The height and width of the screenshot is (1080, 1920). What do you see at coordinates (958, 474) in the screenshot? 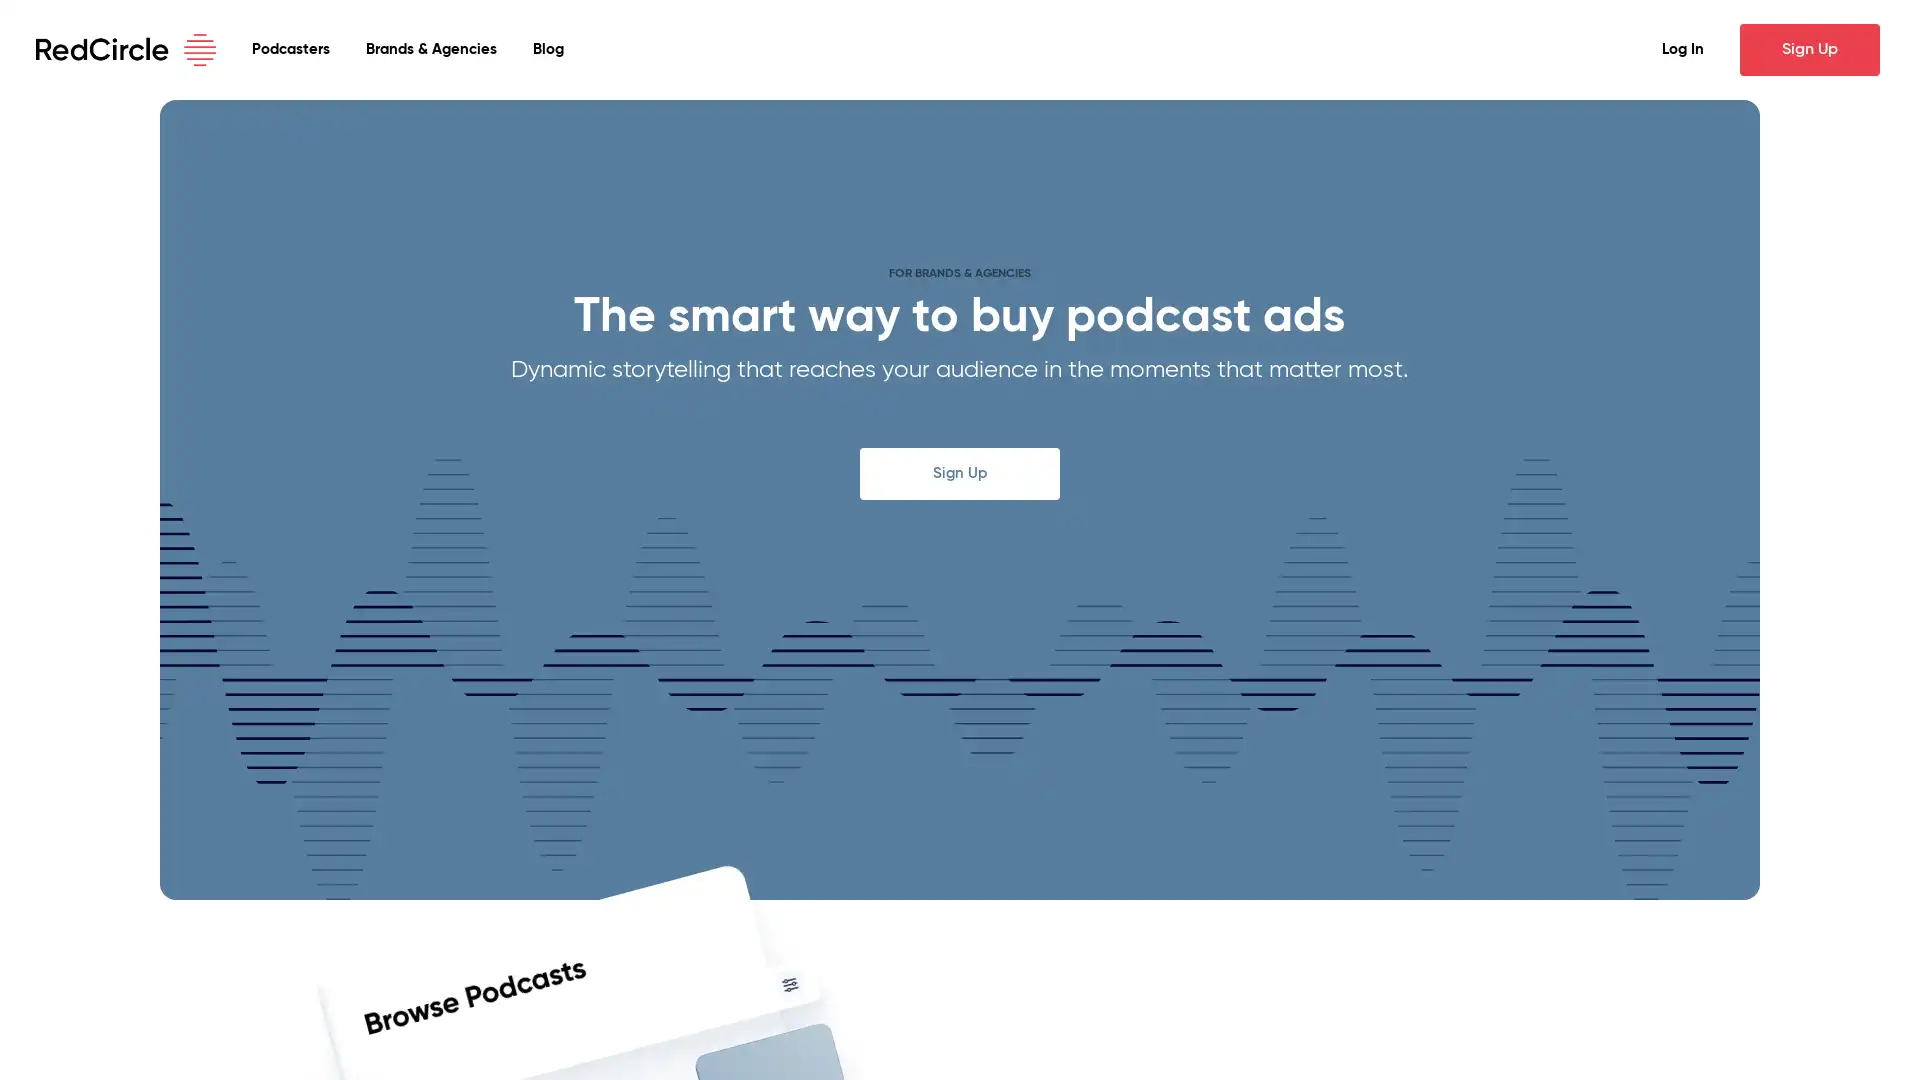
I see `Sign Up` at bounding box center [958, 474].